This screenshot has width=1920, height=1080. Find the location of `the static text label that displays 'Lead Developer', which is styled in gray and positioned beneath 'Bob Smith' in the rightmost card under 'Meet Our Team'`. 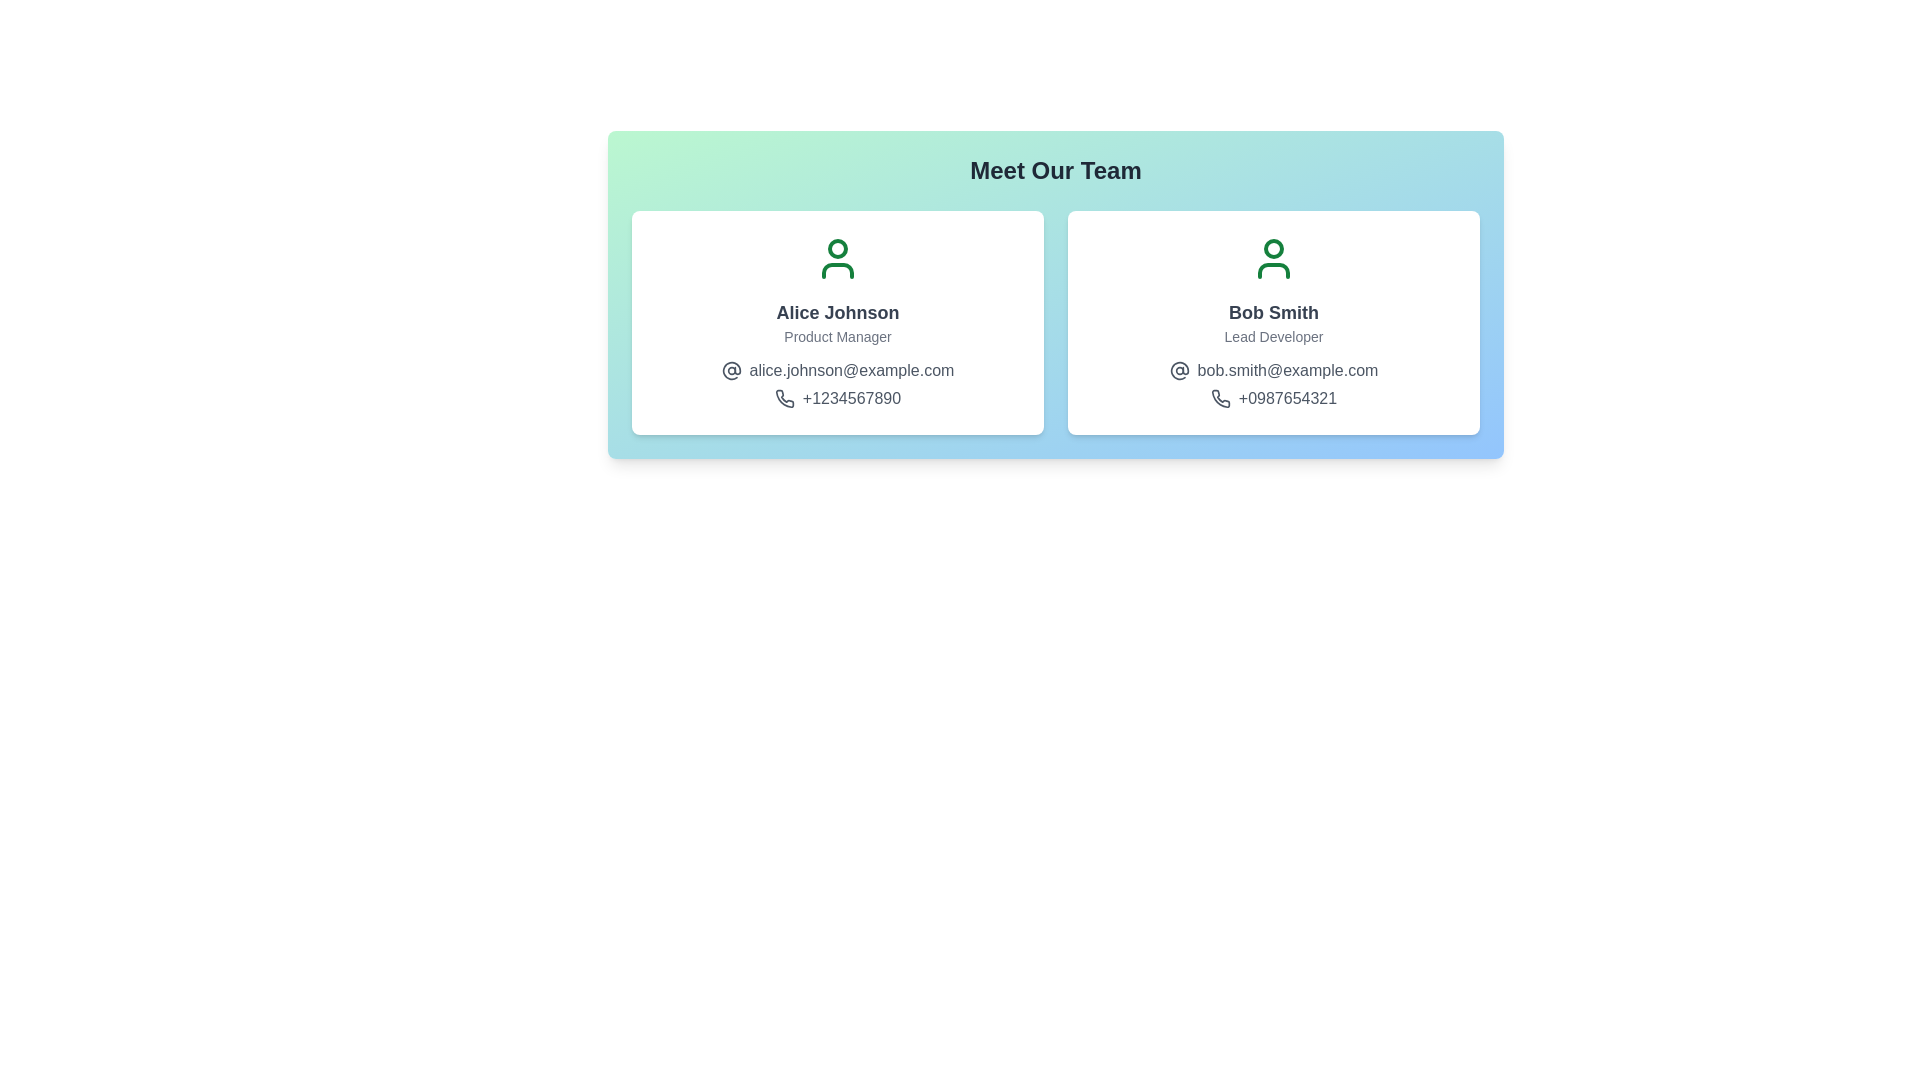

the static text label that displays 'Lead Developer', which is styled in gray and positioned beneath 'Bob Smith' in the rightmost card under 'Meet Our Team' is located at coordinates (1272, 335).